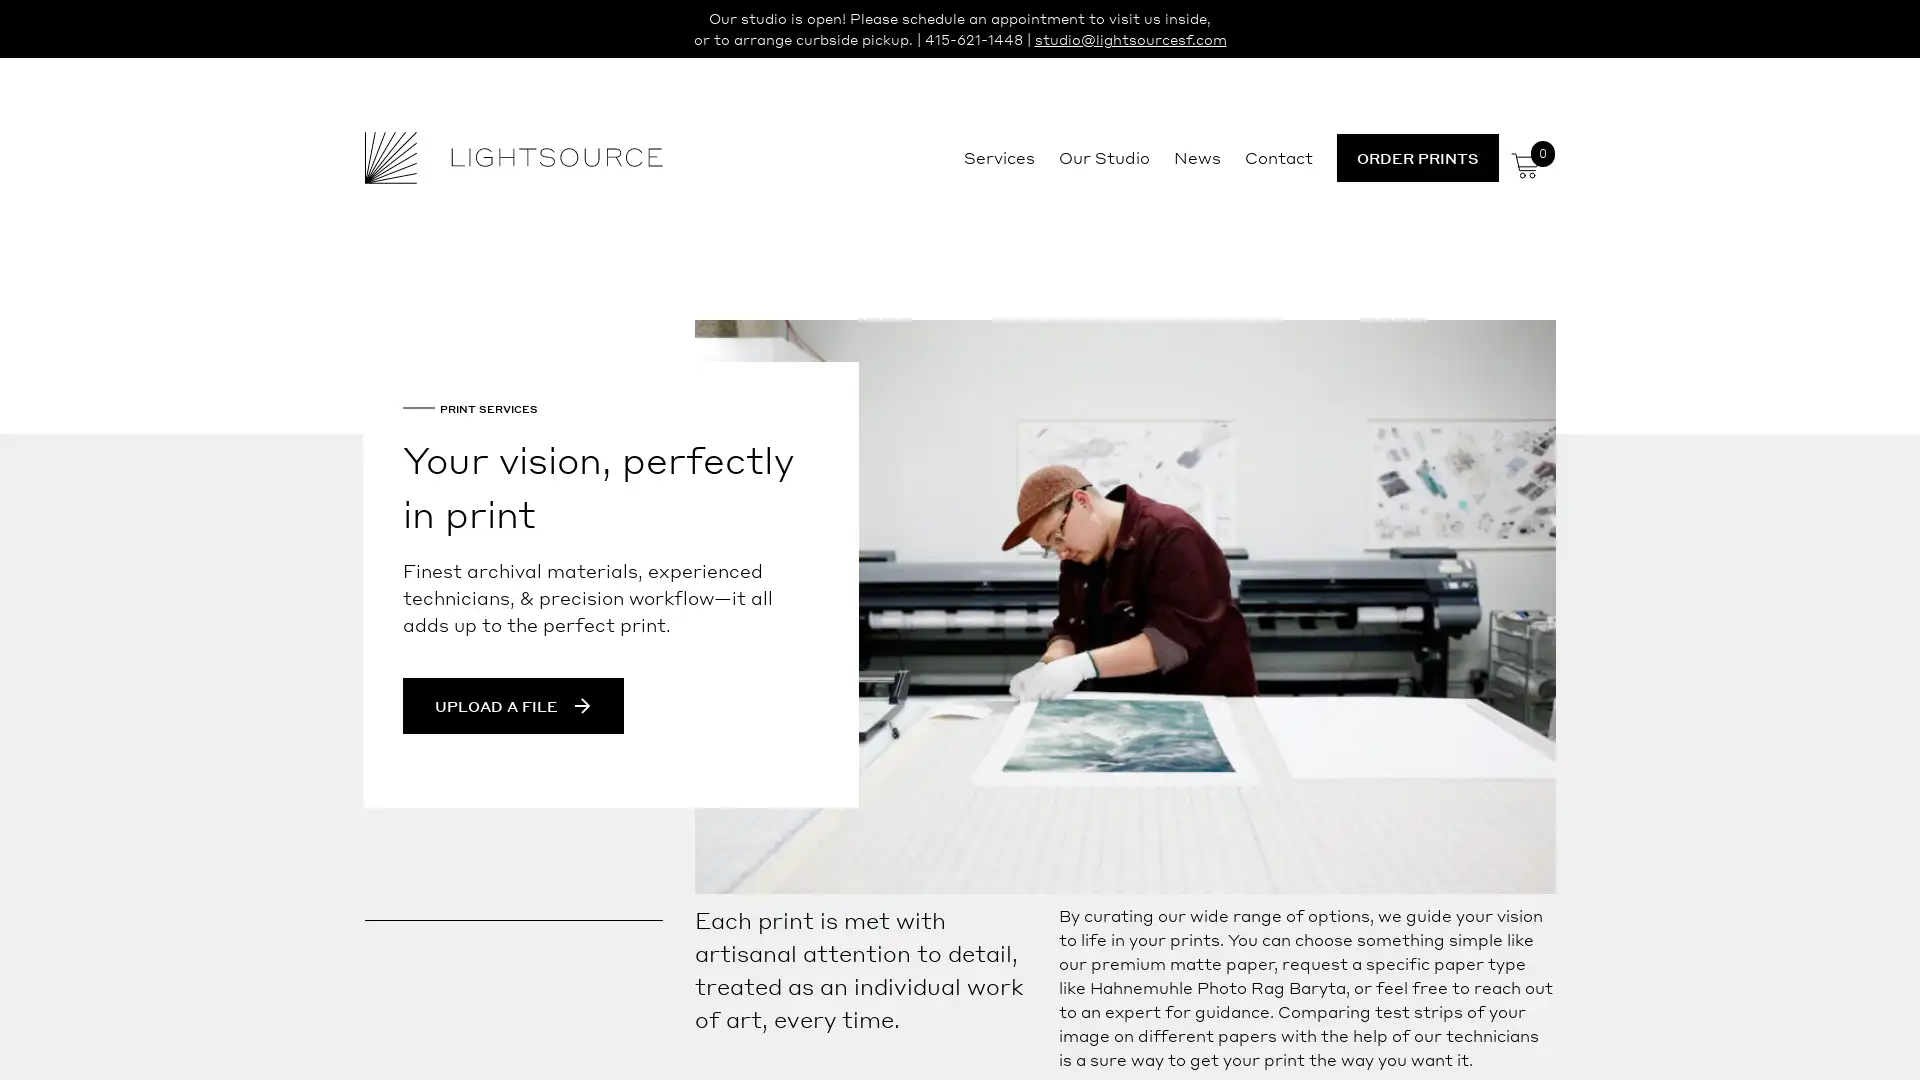 The height and width of the screenshot is (1080, 1920). What do you see at coordinates (1147, 696) in the screenshot?
I see `Sign up` at bounding box center [1147, 696].